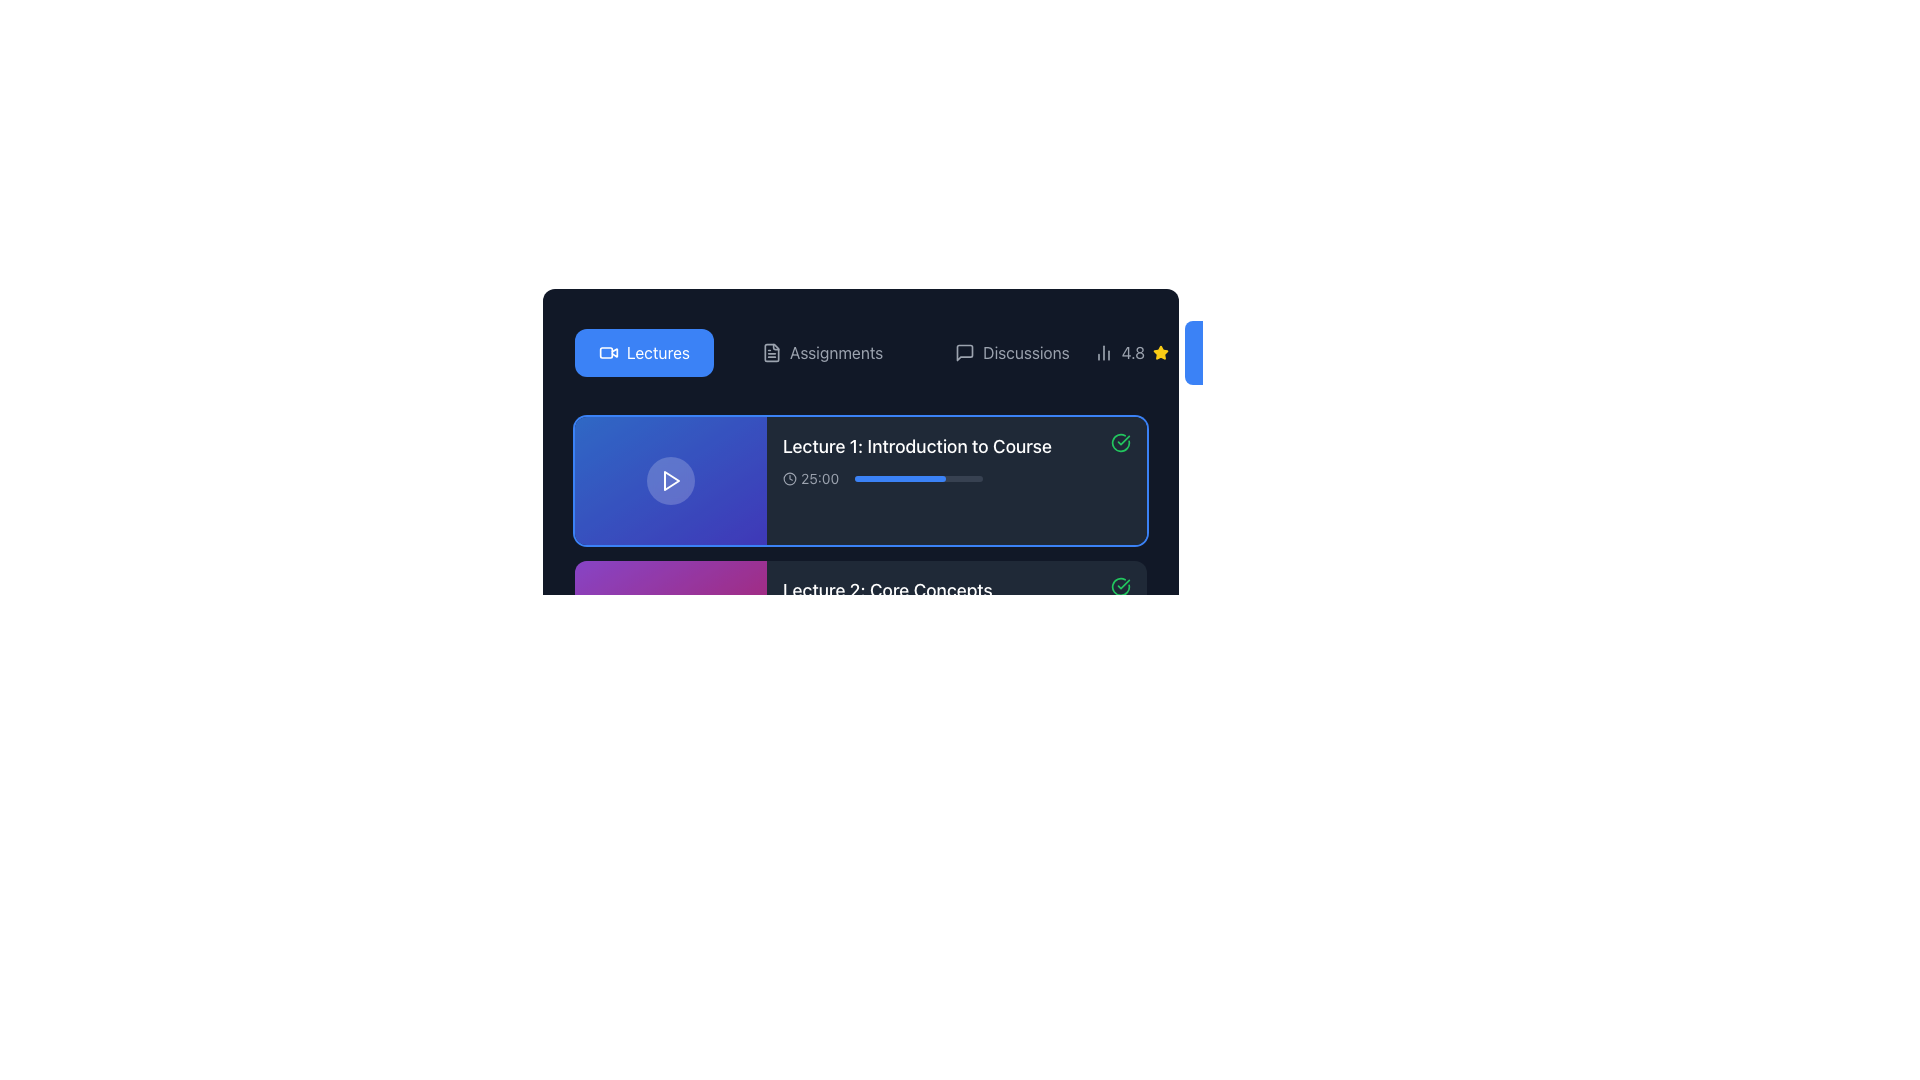  I want to click on the vertical bar chart icon with a minimalistic outline design located on the right side of the top bar, to the left of the numerical rating display '4.8', so click(1102, 352).